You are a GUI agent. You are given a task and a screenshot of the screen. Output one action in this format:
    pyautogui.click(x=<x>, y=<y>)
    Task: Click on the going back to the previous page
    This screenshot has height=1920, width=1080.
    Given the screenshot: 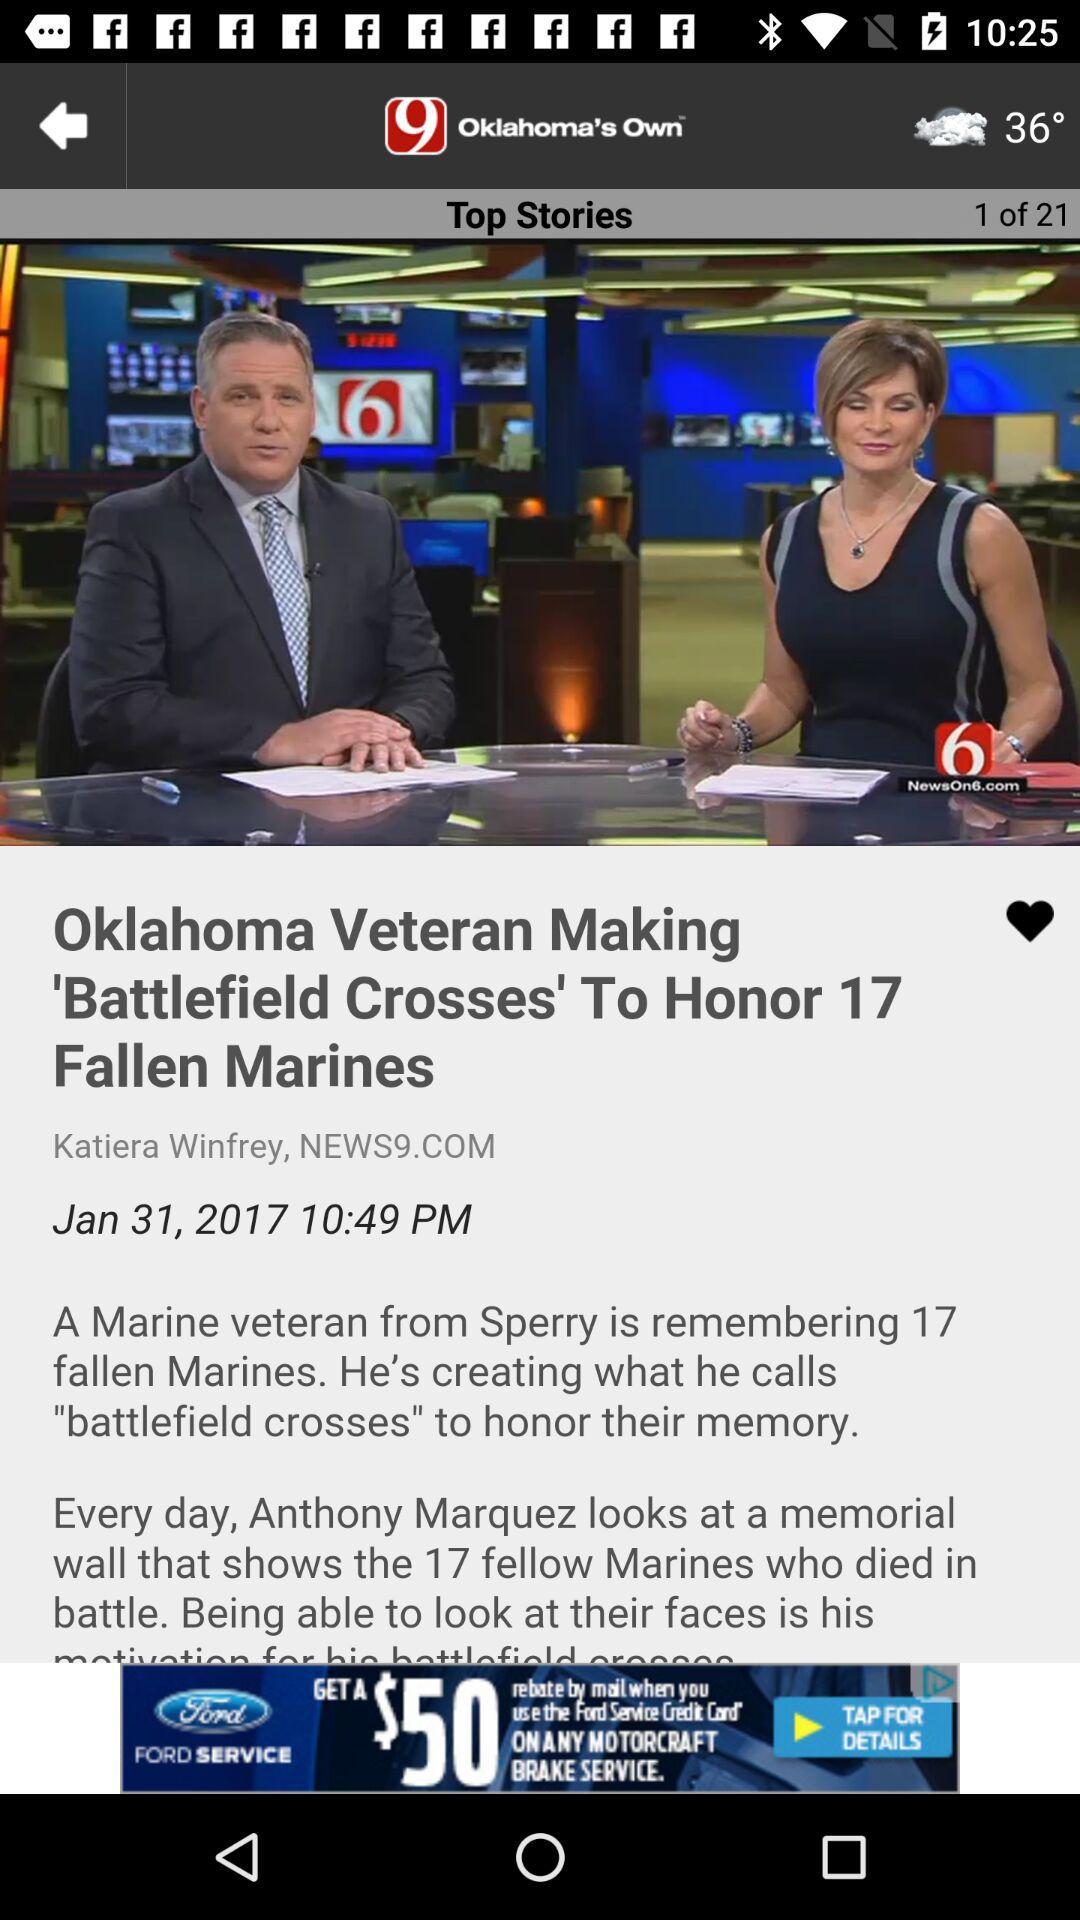 What is the action you would take?
    pyautogui.click(x=61, y=124)
    